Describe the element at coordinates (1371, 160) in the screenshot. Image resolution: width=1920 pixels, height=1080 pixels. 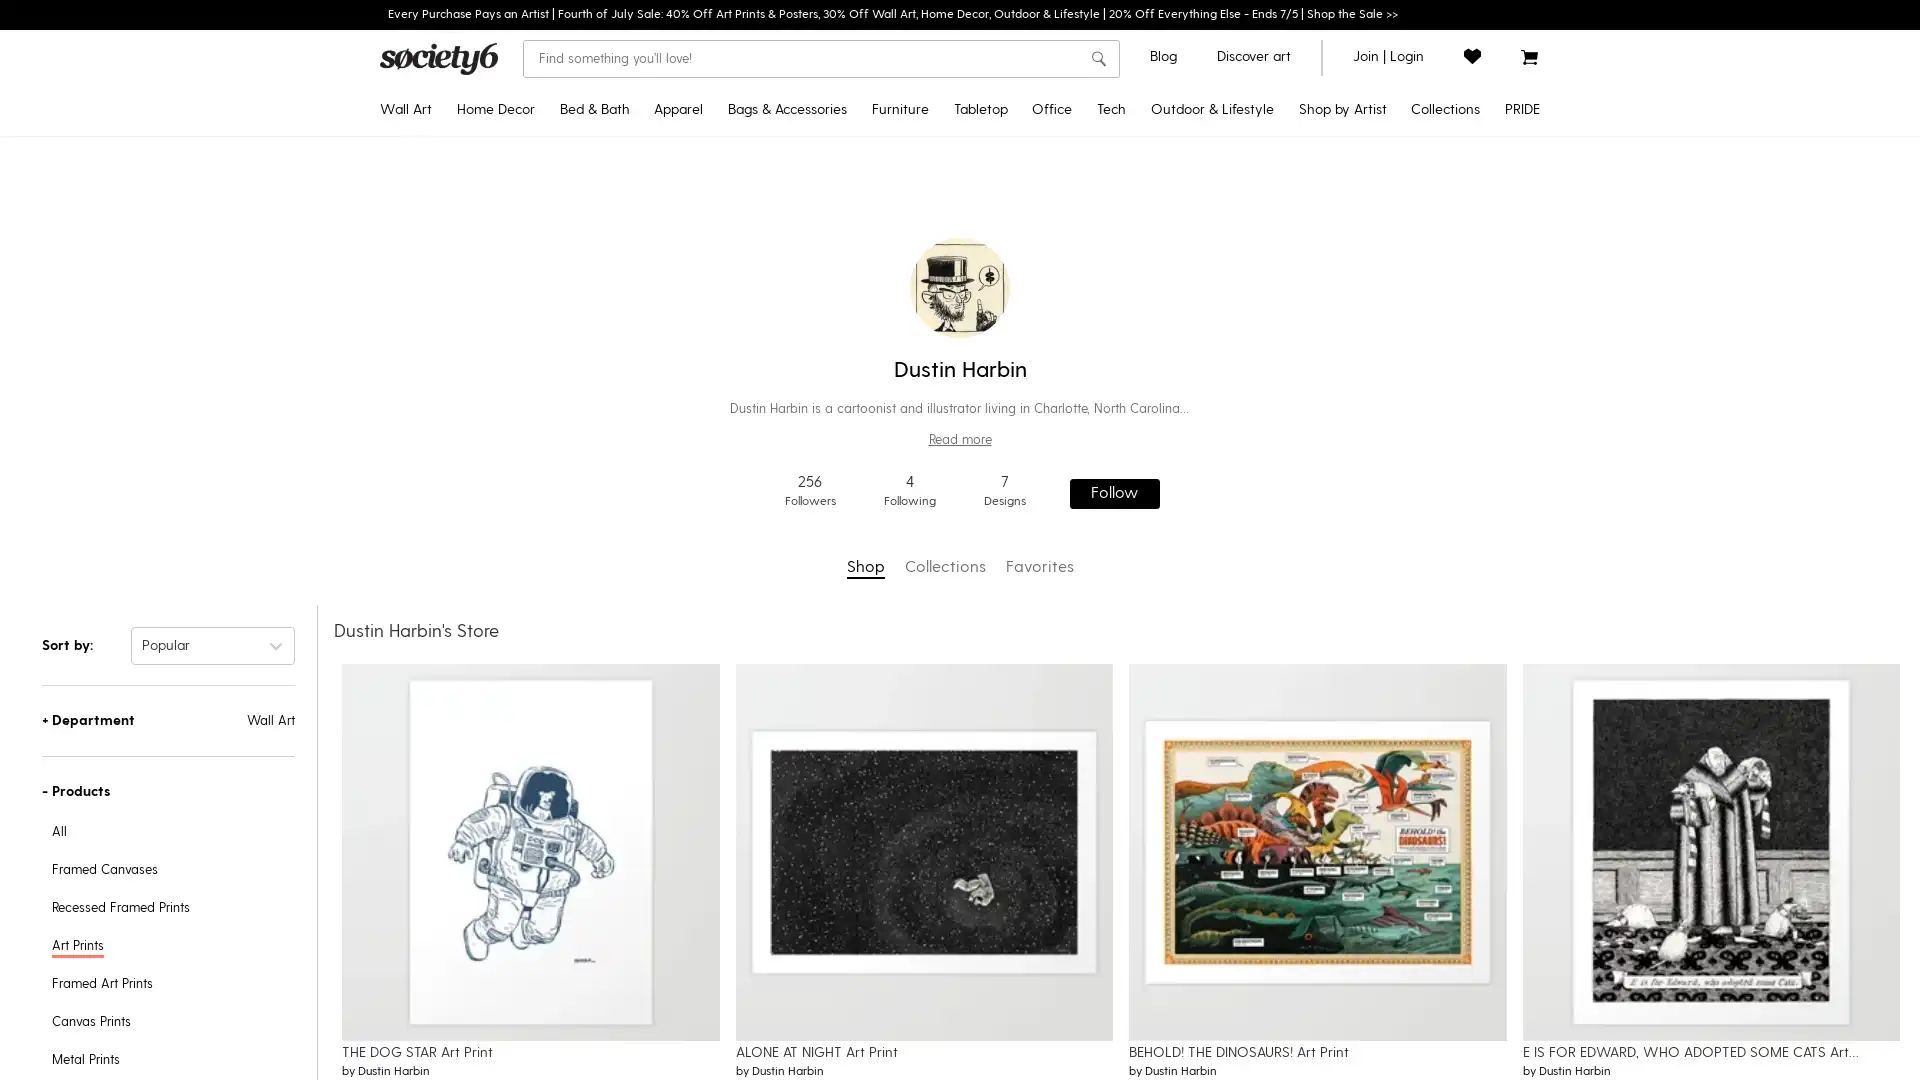
I see `Pride MonthNEW` at that location.